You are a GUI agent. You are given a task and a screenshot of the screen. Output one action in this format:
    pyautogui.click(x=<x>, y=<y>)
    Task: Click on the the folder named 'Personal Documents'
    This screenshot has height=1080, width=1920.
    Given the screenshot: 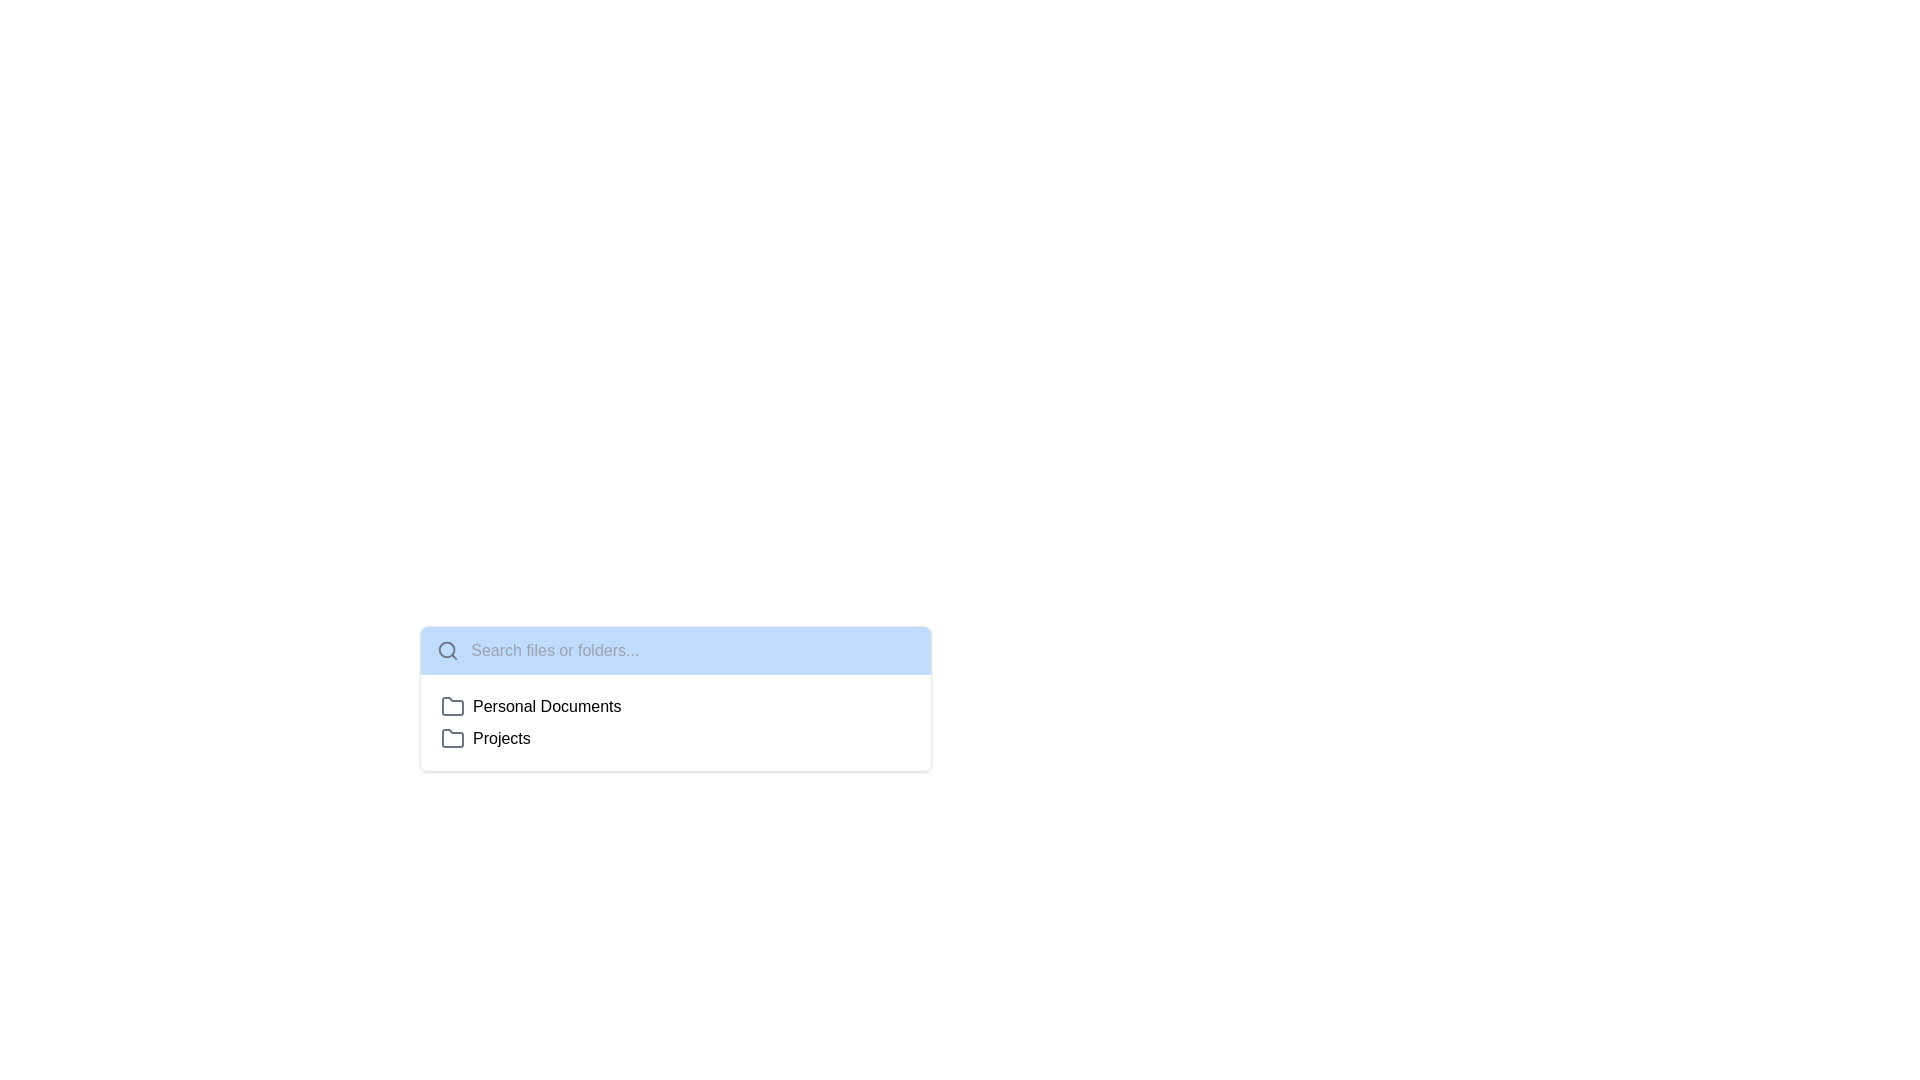 What is the action you would take?
    pyautogui.click(x=676, y=705)
    